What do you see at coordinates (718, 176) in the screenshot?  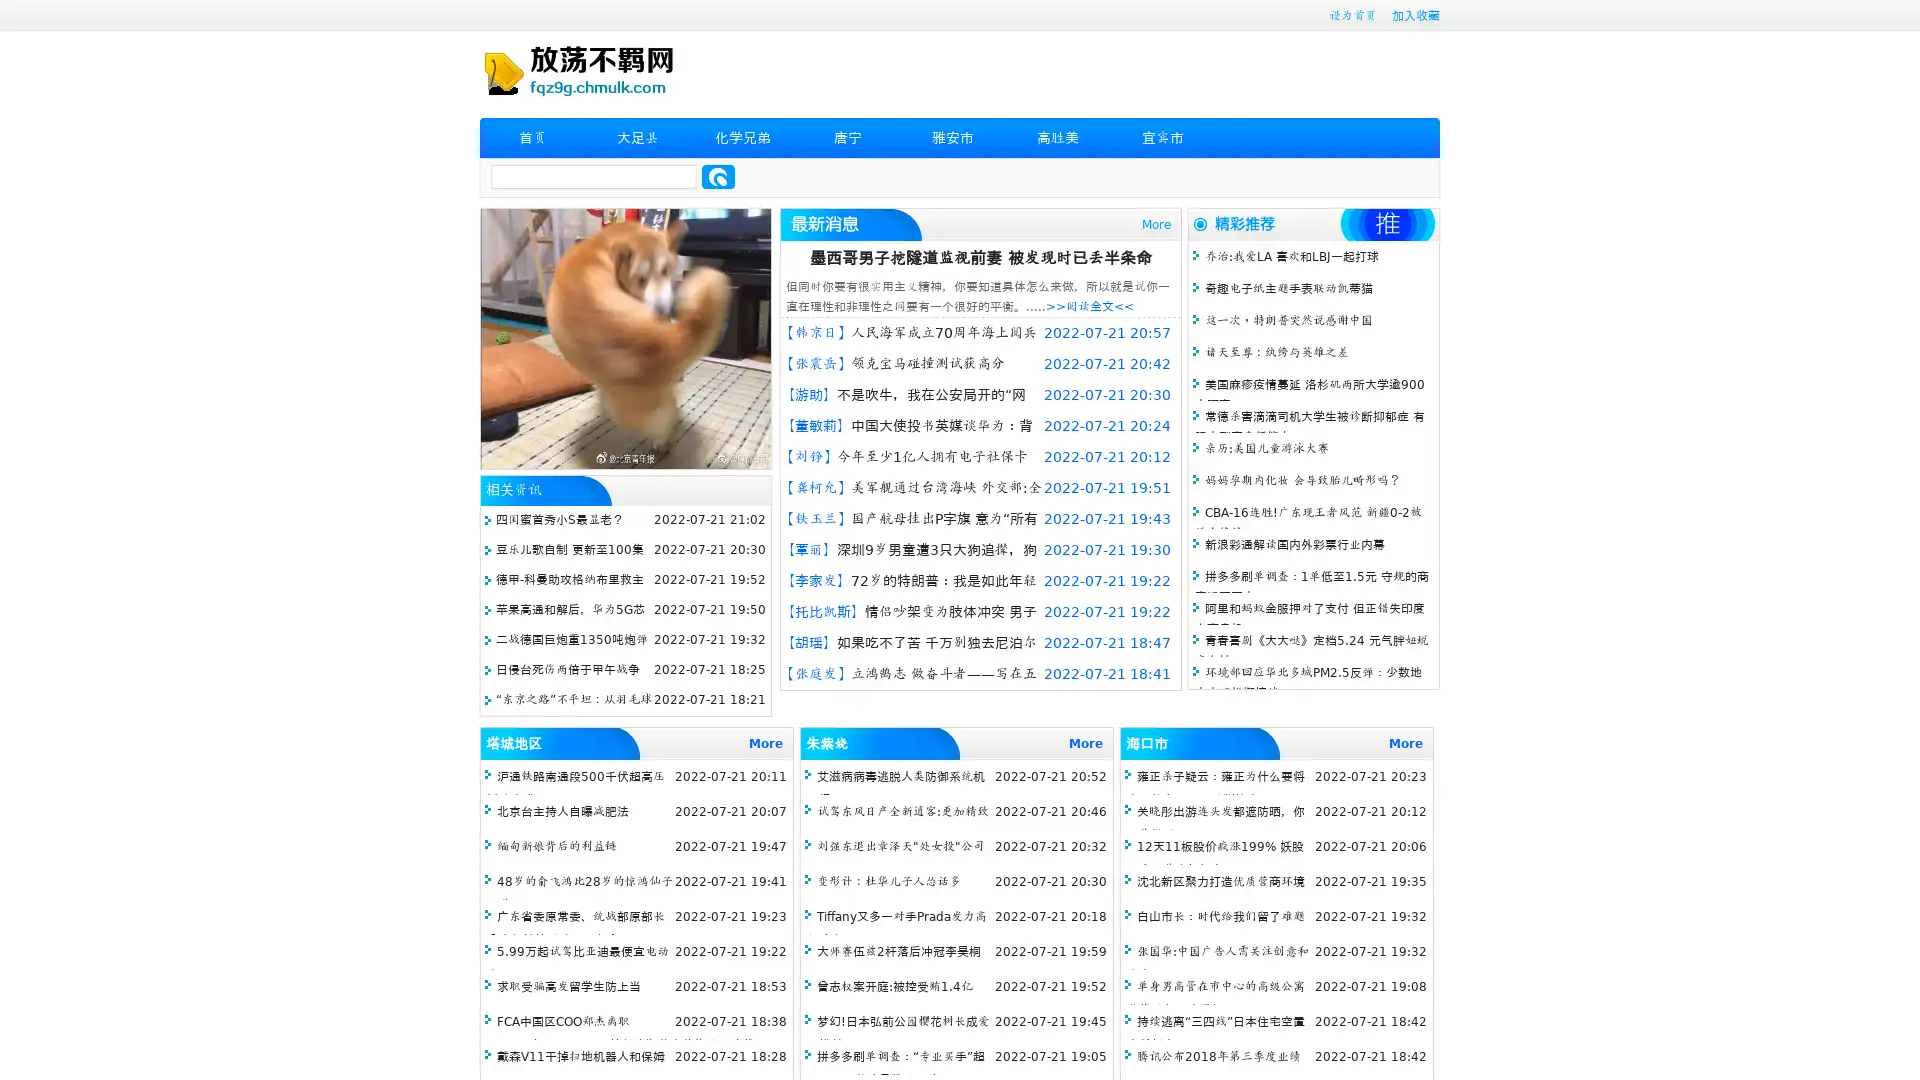 I see `Search` at bounding box center [718, 176].